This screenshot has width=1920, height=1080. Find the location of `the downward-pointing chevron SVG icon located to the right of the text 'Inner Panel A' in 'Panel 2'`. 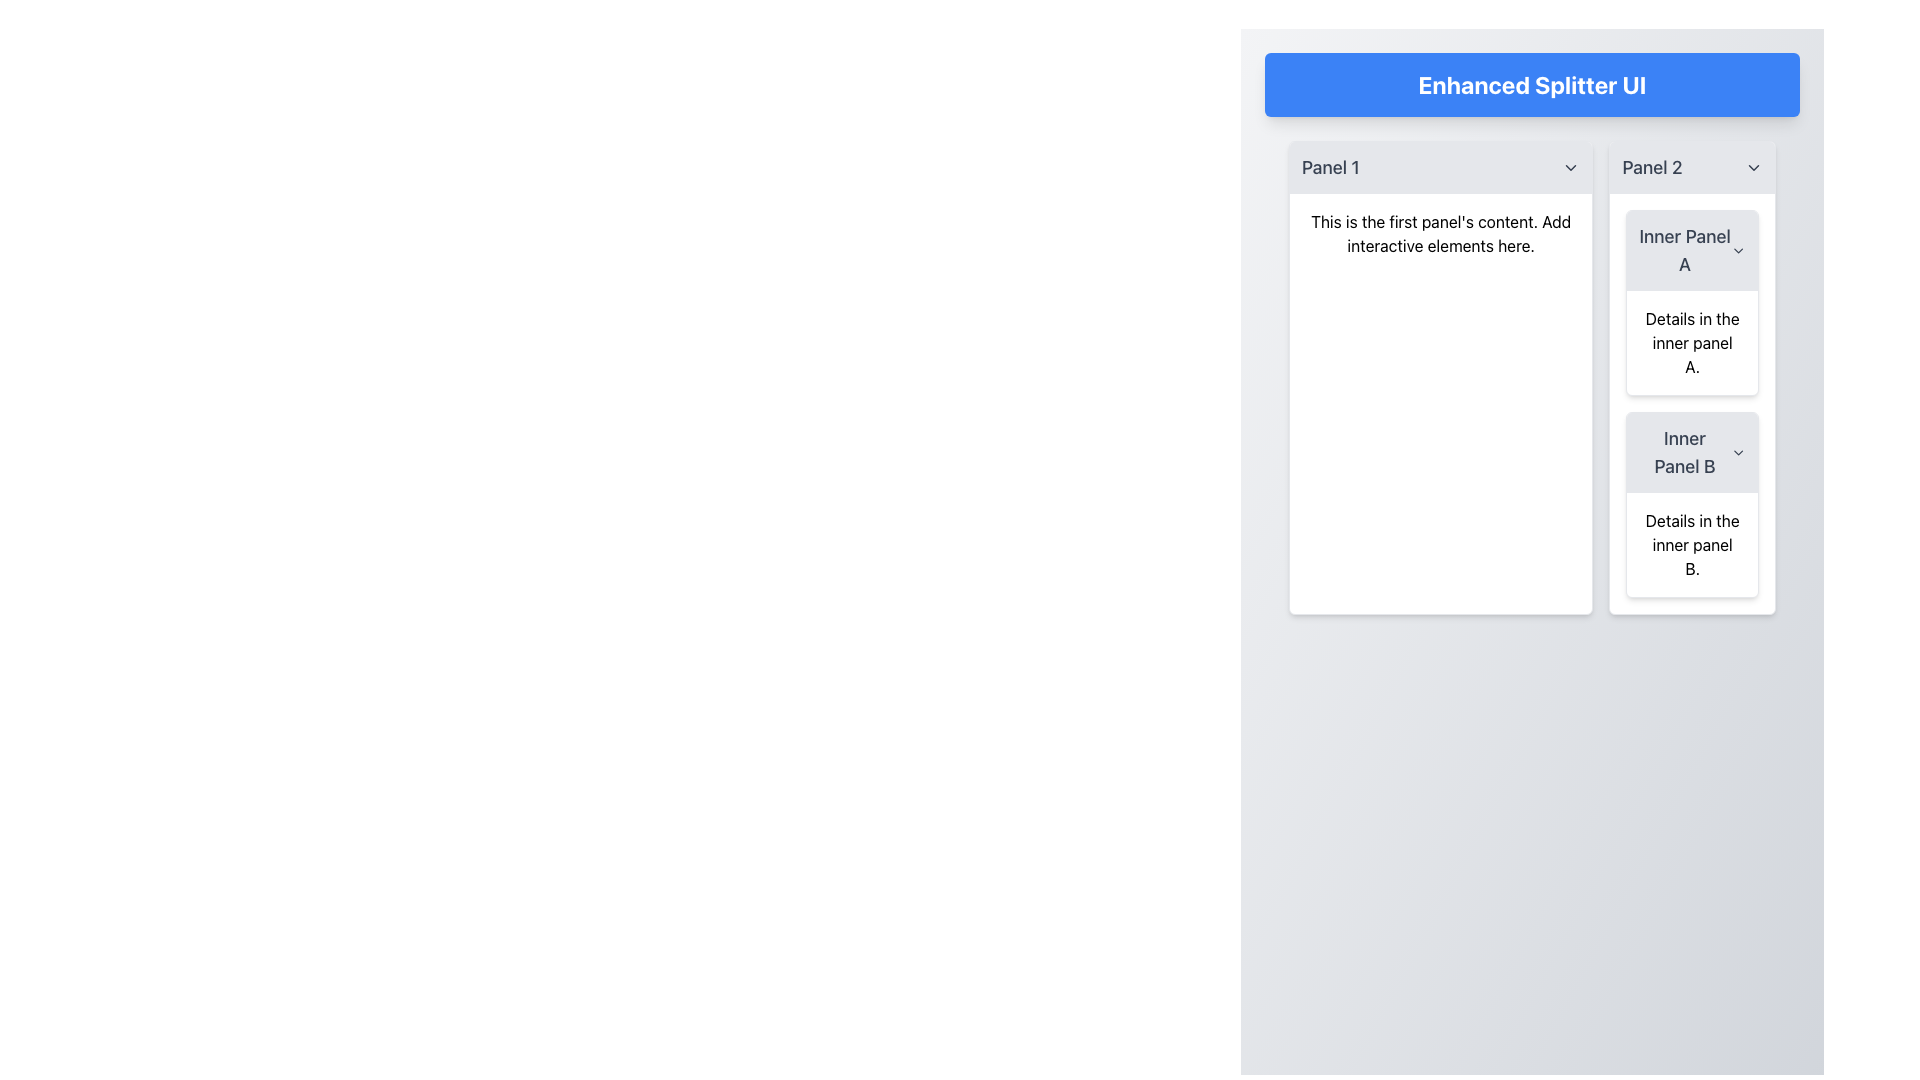

the downward-pointing chevron SVG icon located to the right of the text 'Inner Panel A' in 'Panel 2' is located at coordinates (1737, 249).